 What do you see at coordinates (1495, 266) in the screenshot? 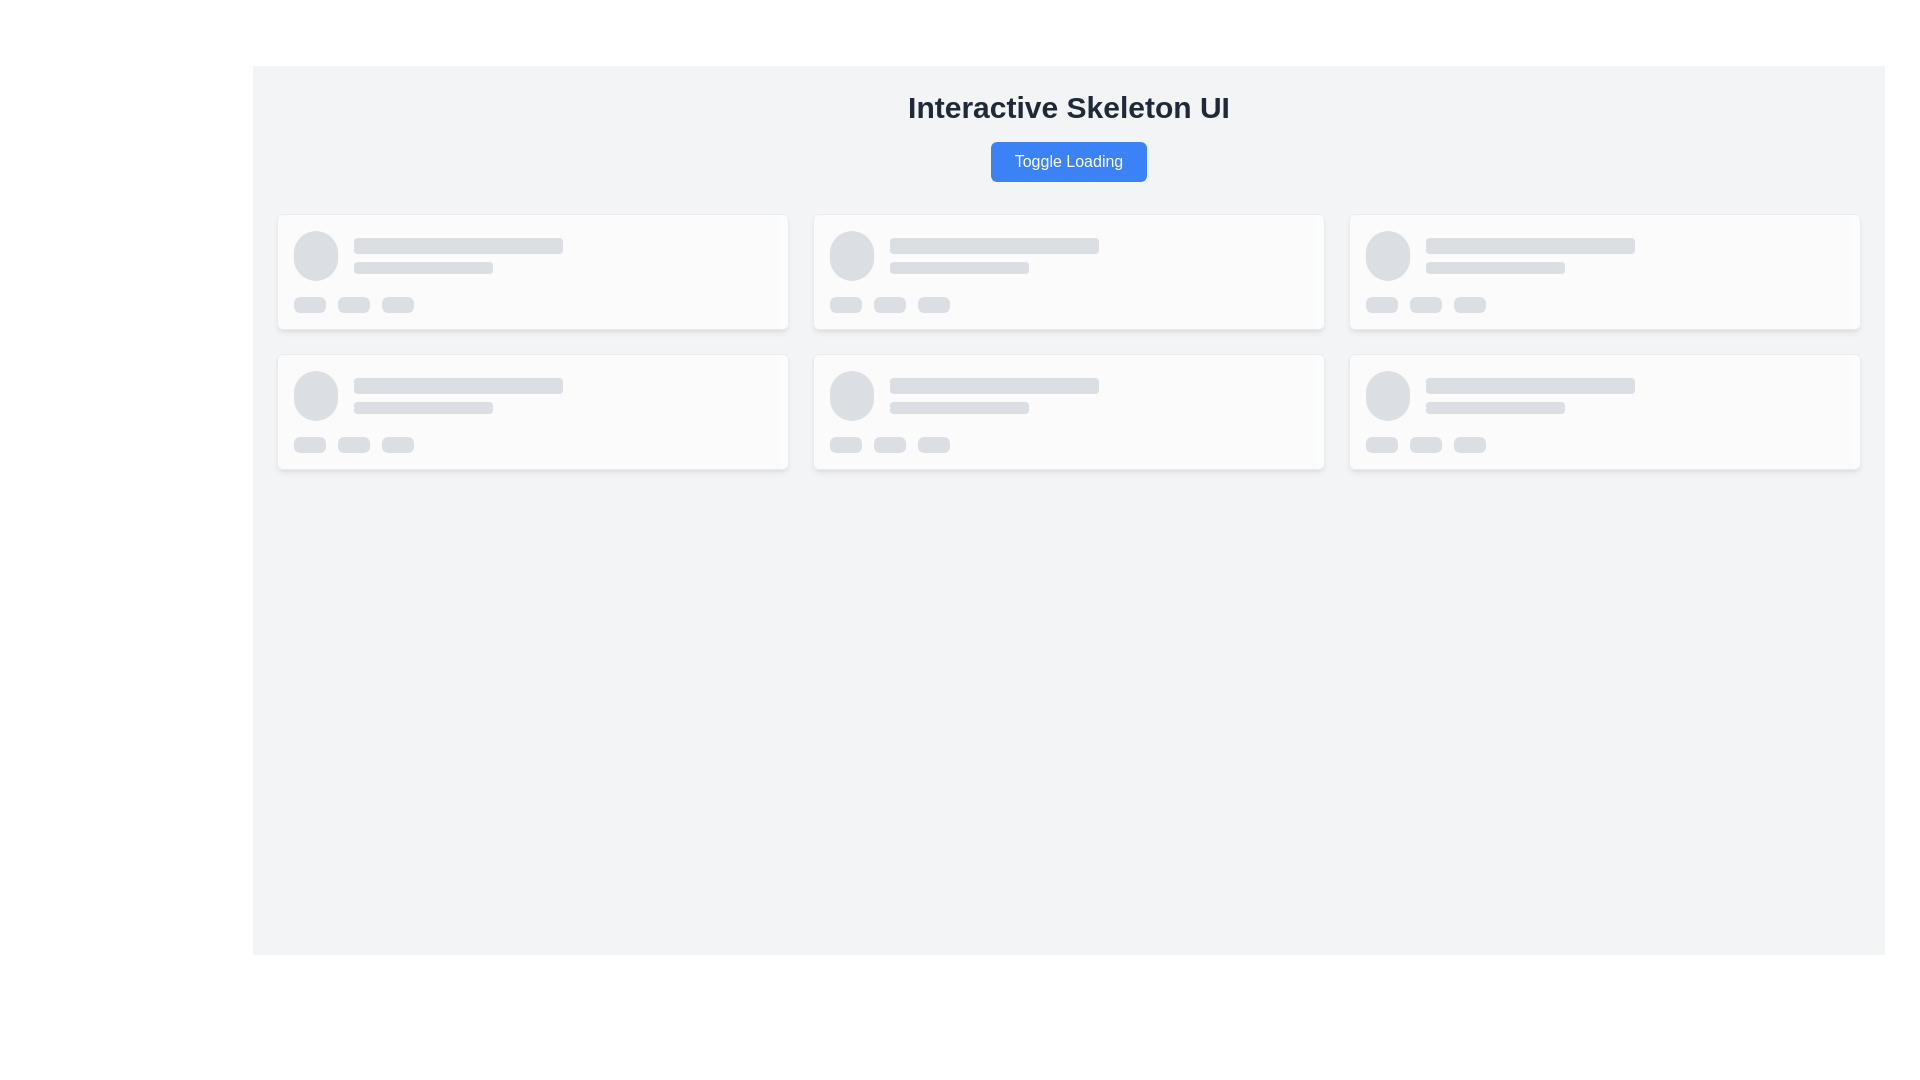
I see `the Skeleton loading indicator, which is a horizontal rectangular bar with rounded corners, located in the top-right section of the interface beneath a larger bar` at bounding box center [1495, 266].